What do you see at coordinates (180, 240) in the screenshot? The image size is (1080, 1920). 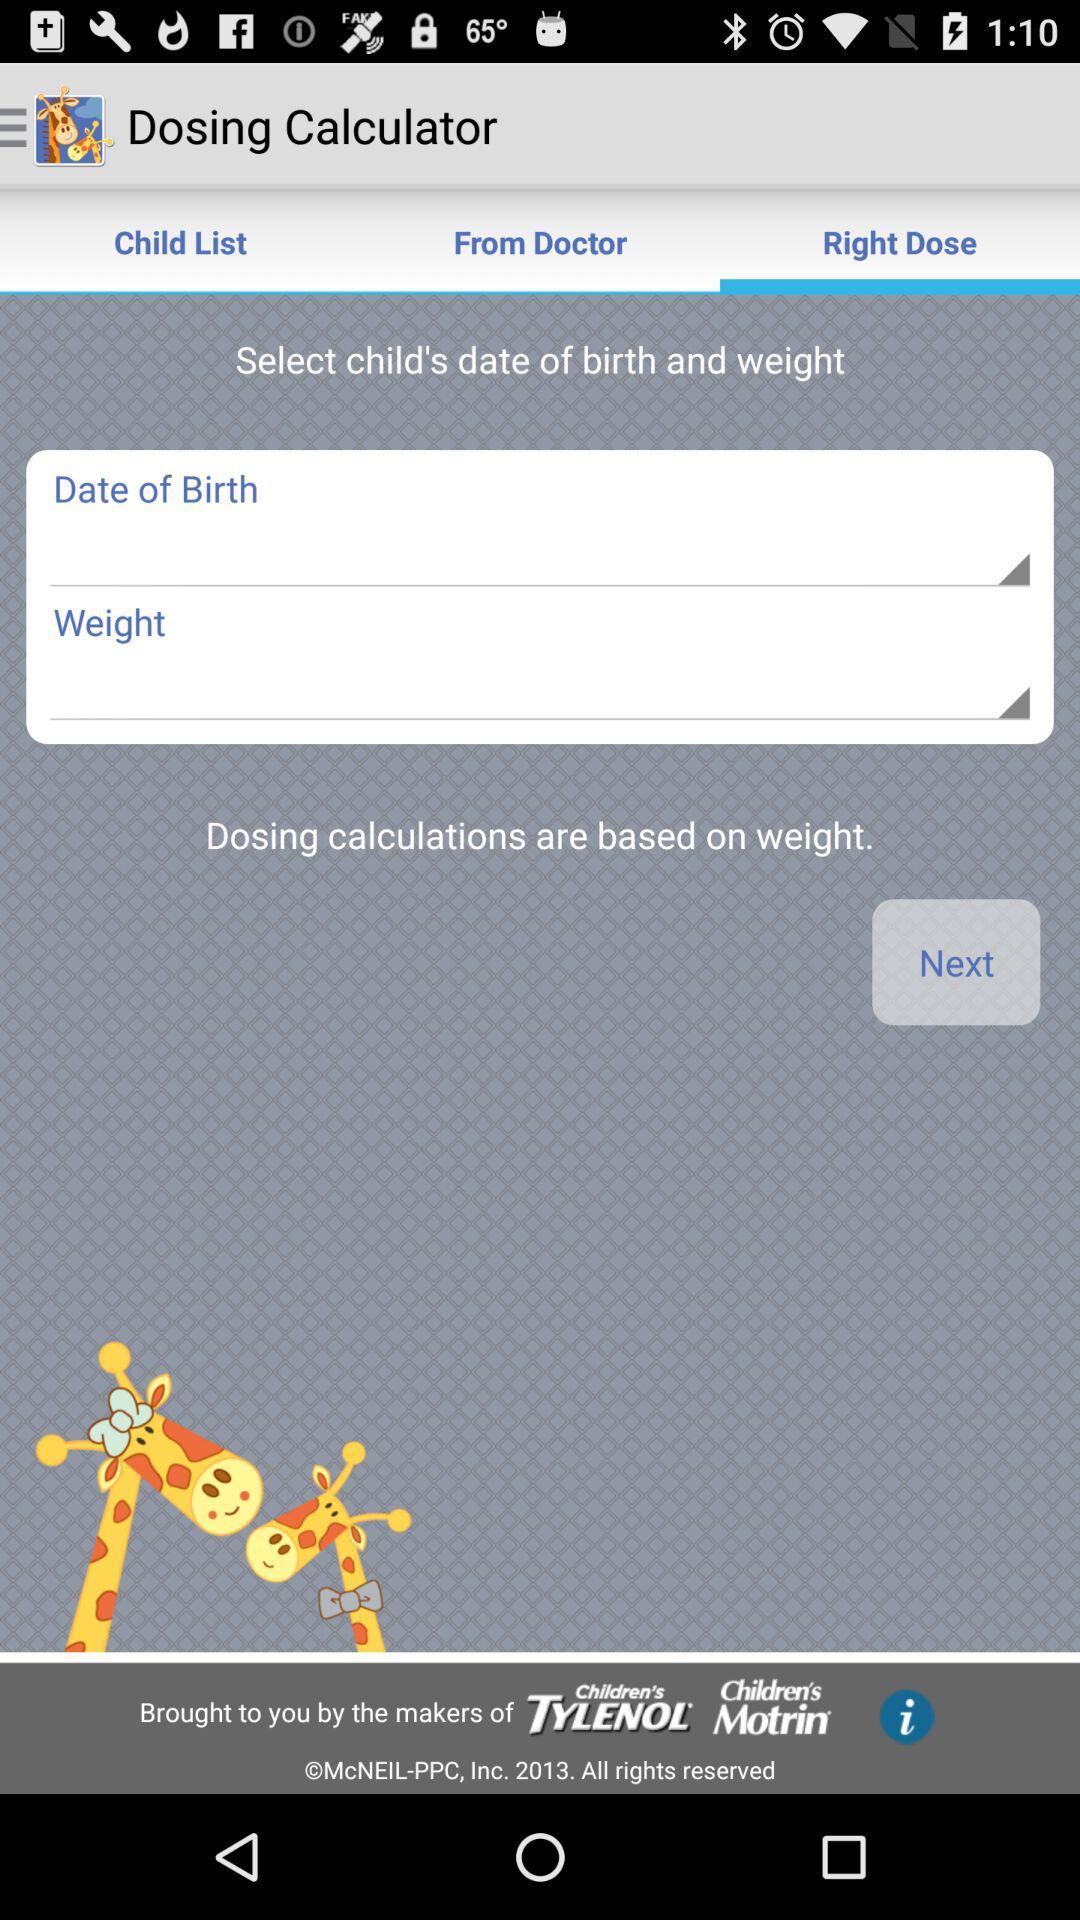 I see `child list icon` at bounding box center [180, 240].